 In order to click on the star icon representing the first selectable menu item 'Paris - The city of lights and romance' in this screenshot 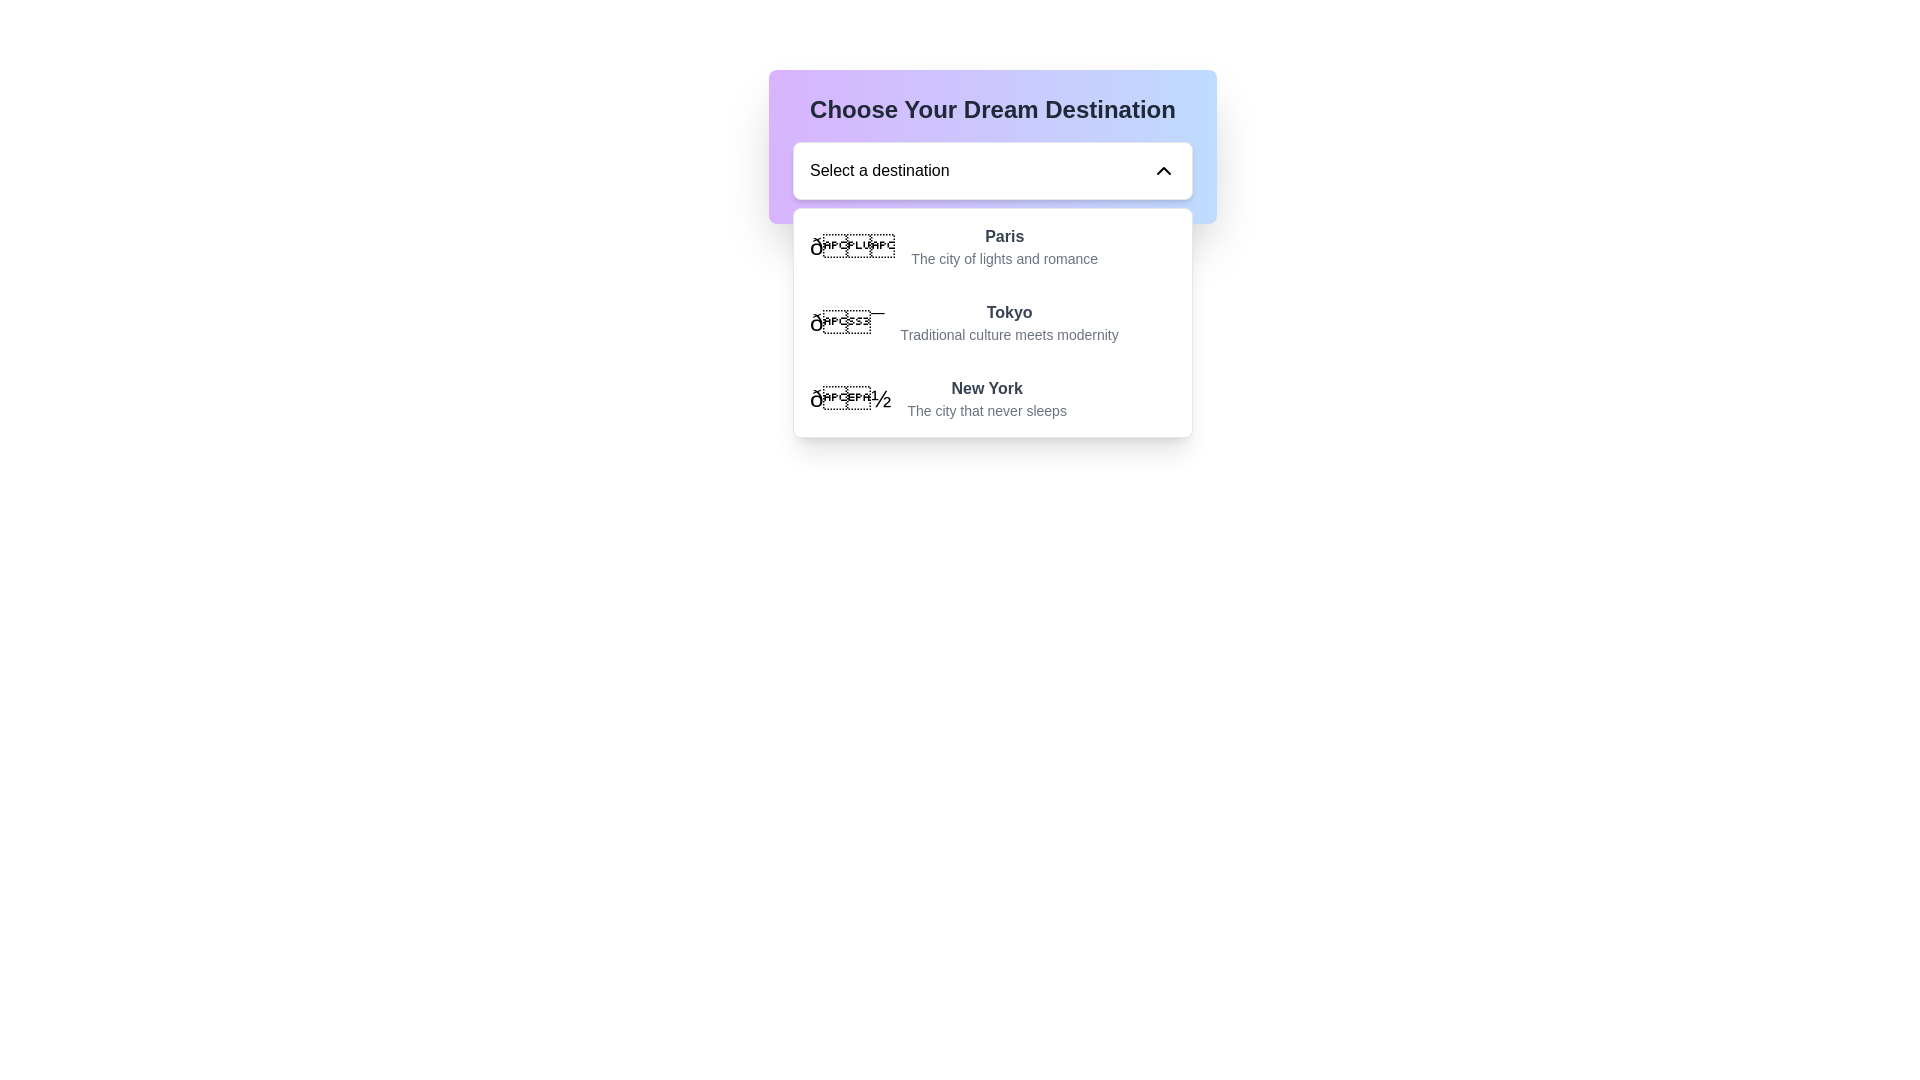, I will do `click(852, 245)`.